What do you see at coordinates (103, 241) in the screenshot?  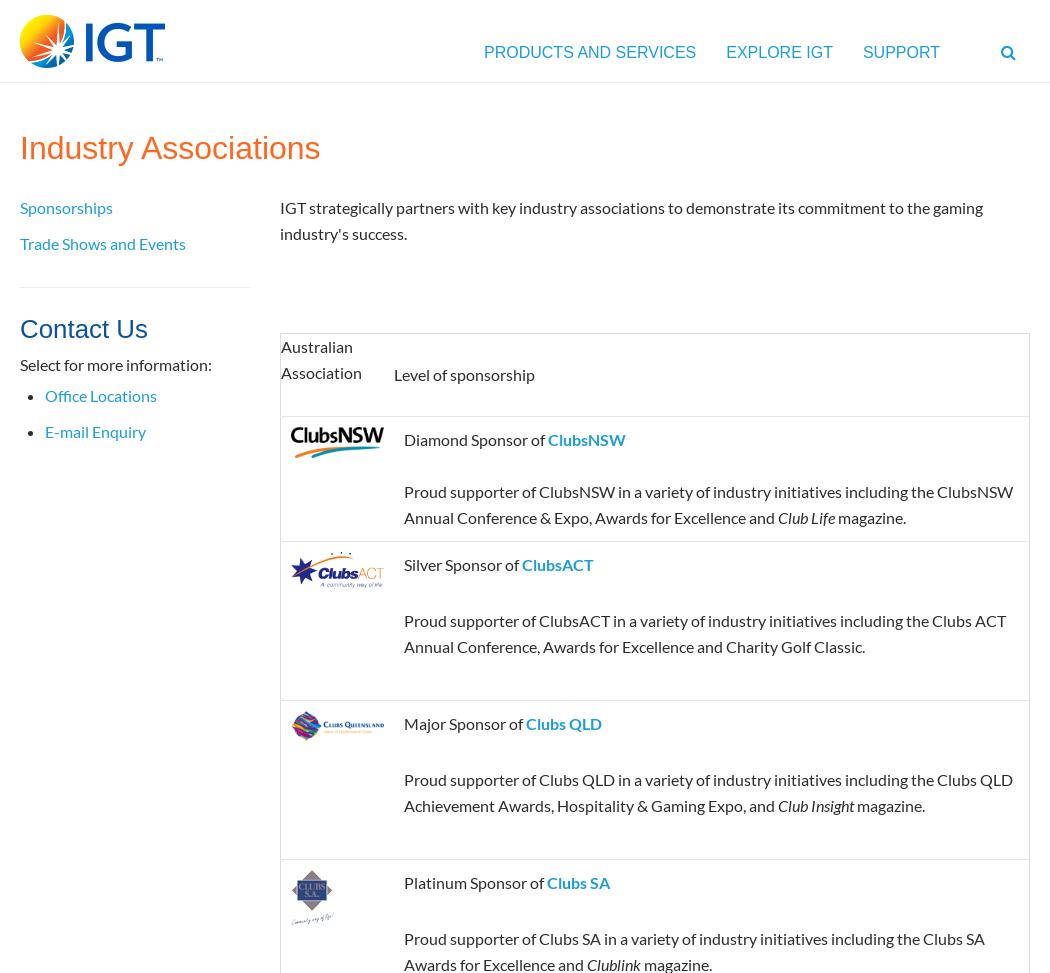 I see `'Trade Shows and Events'` at bounding box center [103, 241].